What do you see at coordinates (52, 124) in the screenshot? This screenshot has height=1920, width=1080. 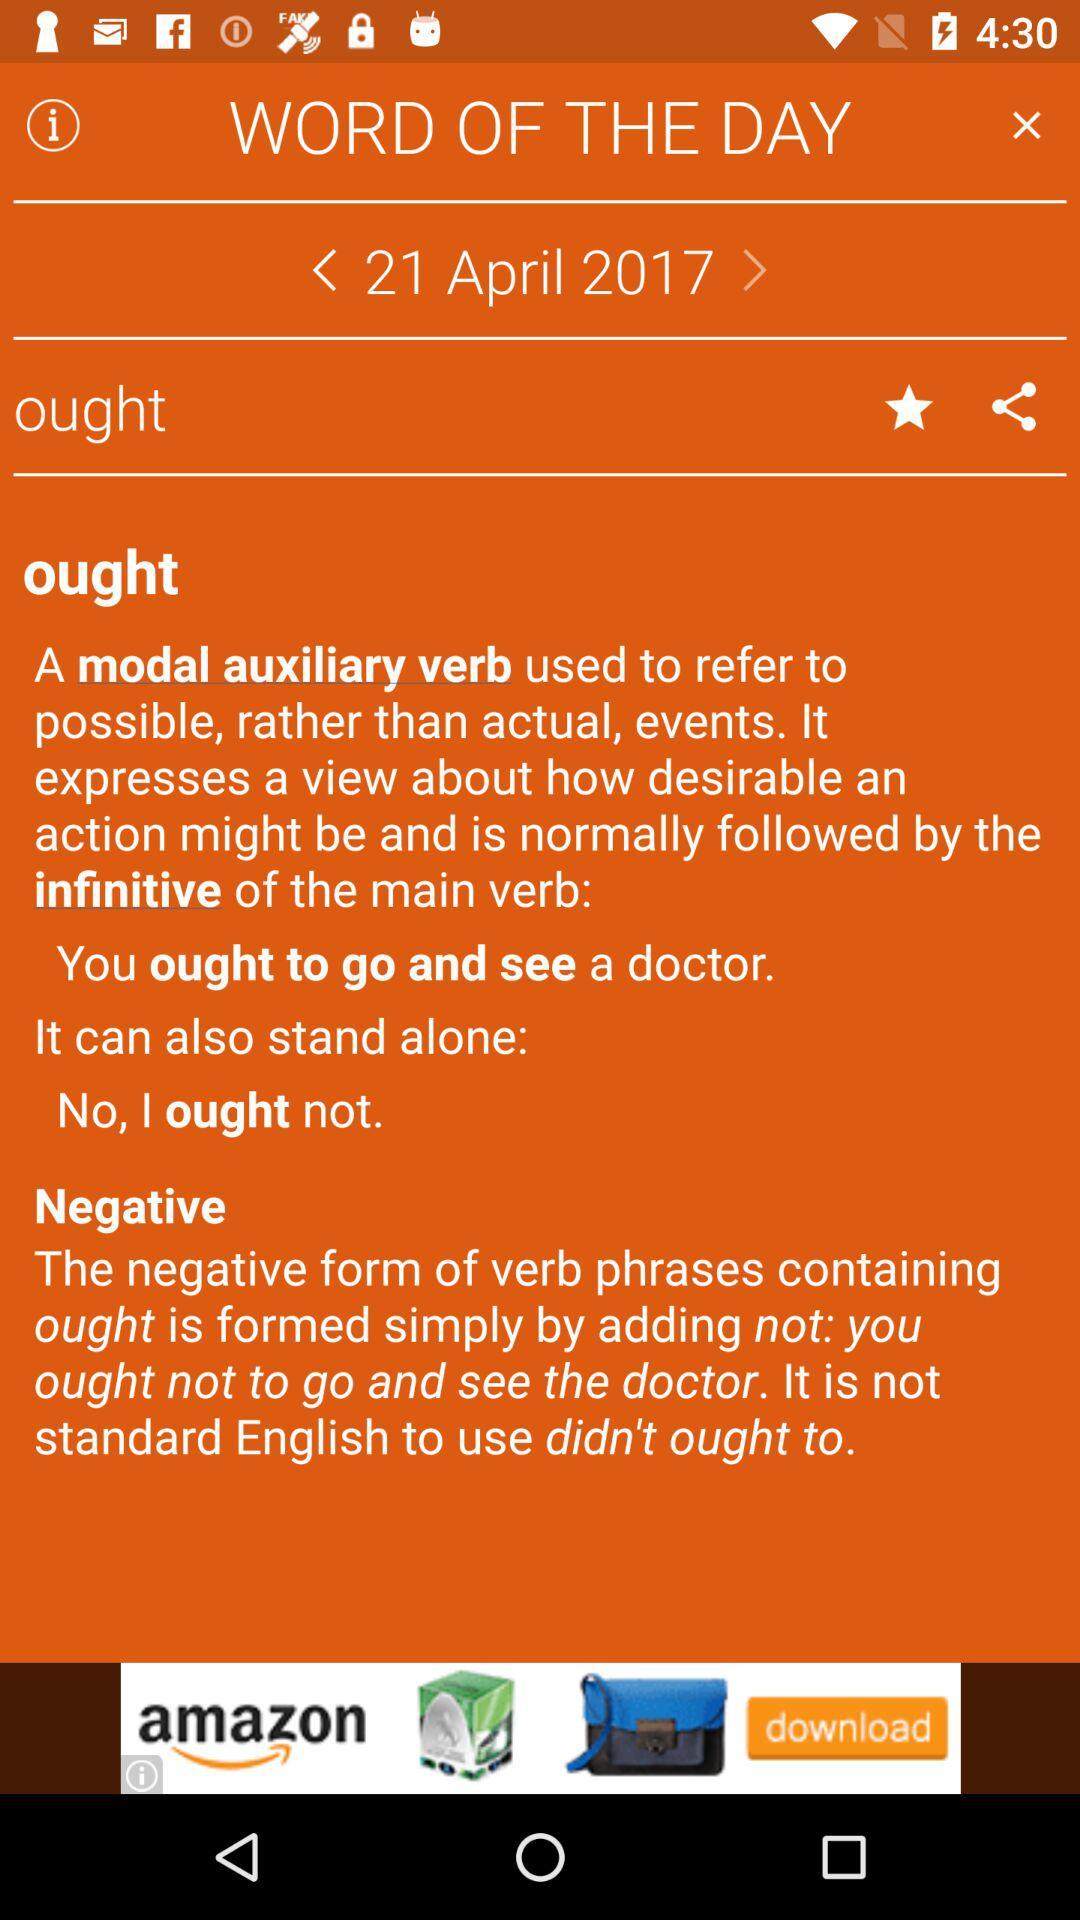 I see `more information` at bounding box center [52, 124].